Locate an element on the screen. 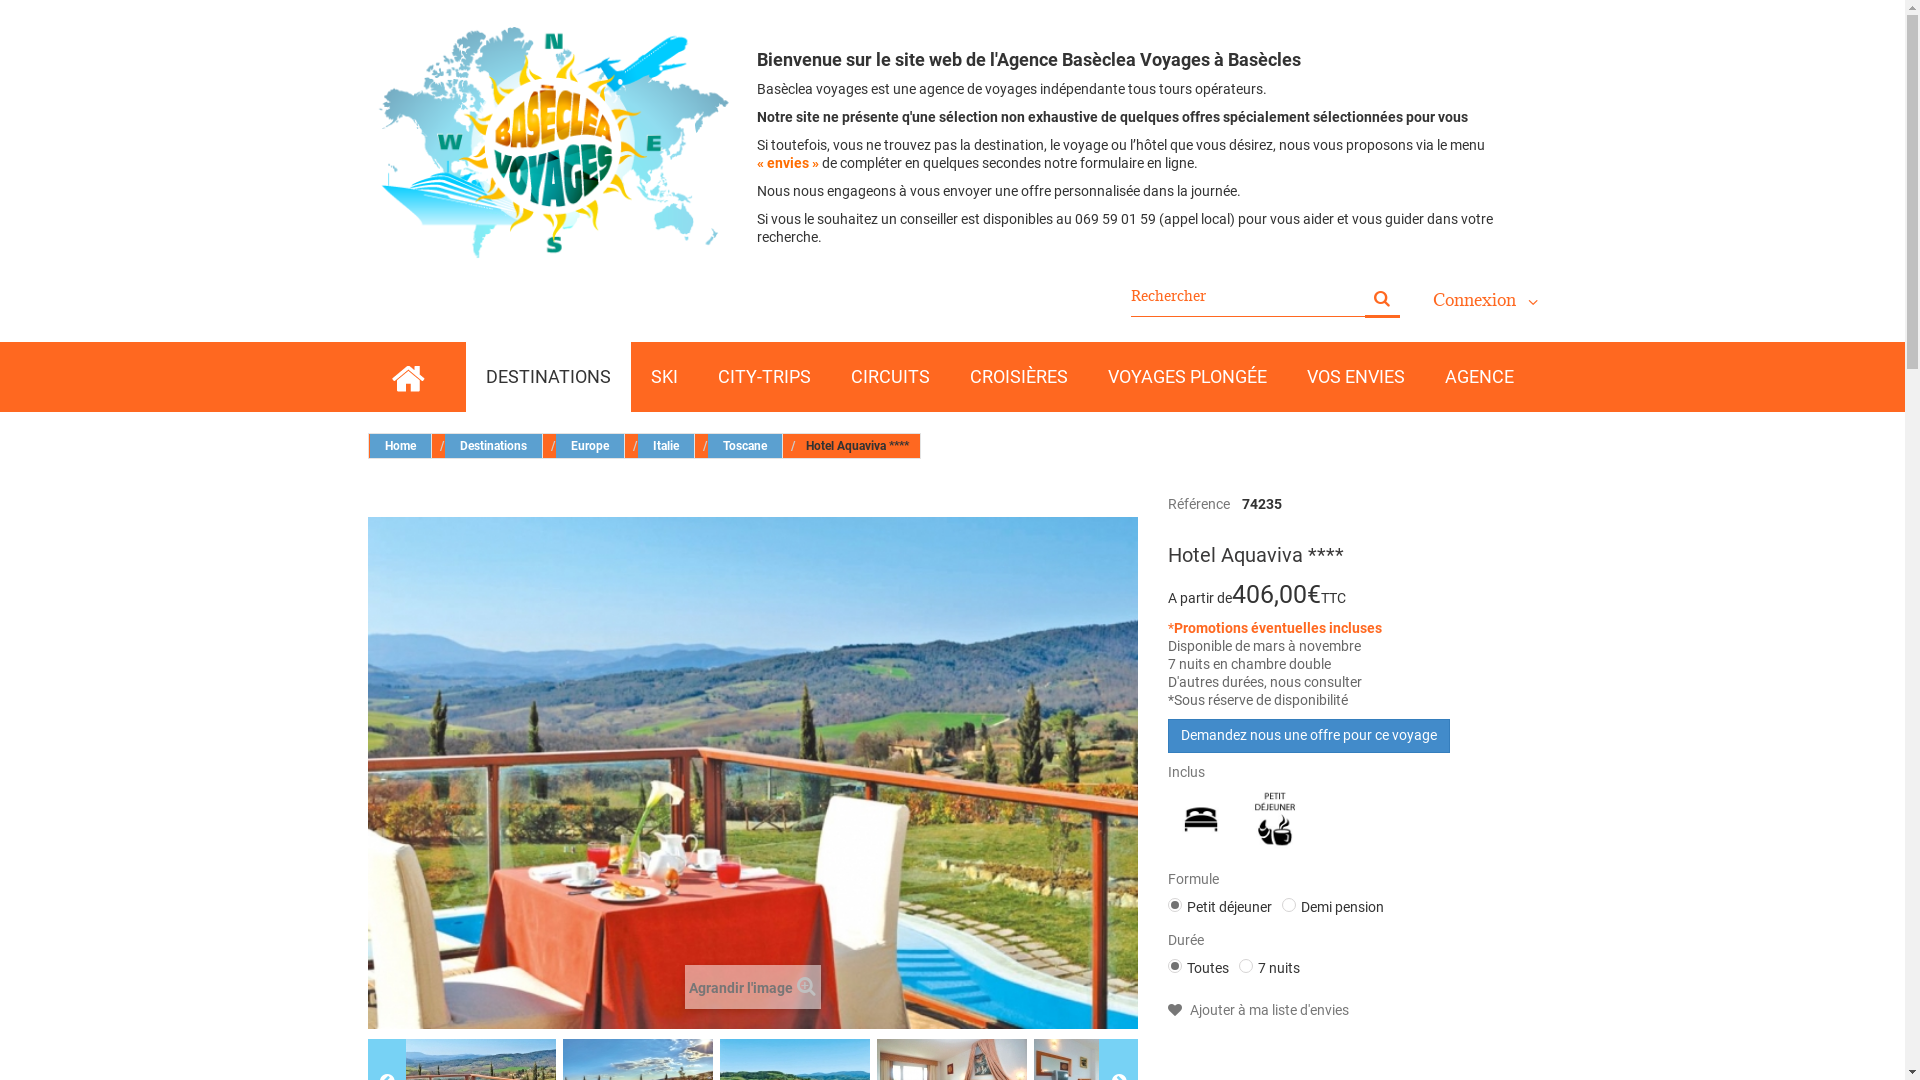 The image size is (1920, 1080). 'Logement' is located at coordinates (1170, 818).